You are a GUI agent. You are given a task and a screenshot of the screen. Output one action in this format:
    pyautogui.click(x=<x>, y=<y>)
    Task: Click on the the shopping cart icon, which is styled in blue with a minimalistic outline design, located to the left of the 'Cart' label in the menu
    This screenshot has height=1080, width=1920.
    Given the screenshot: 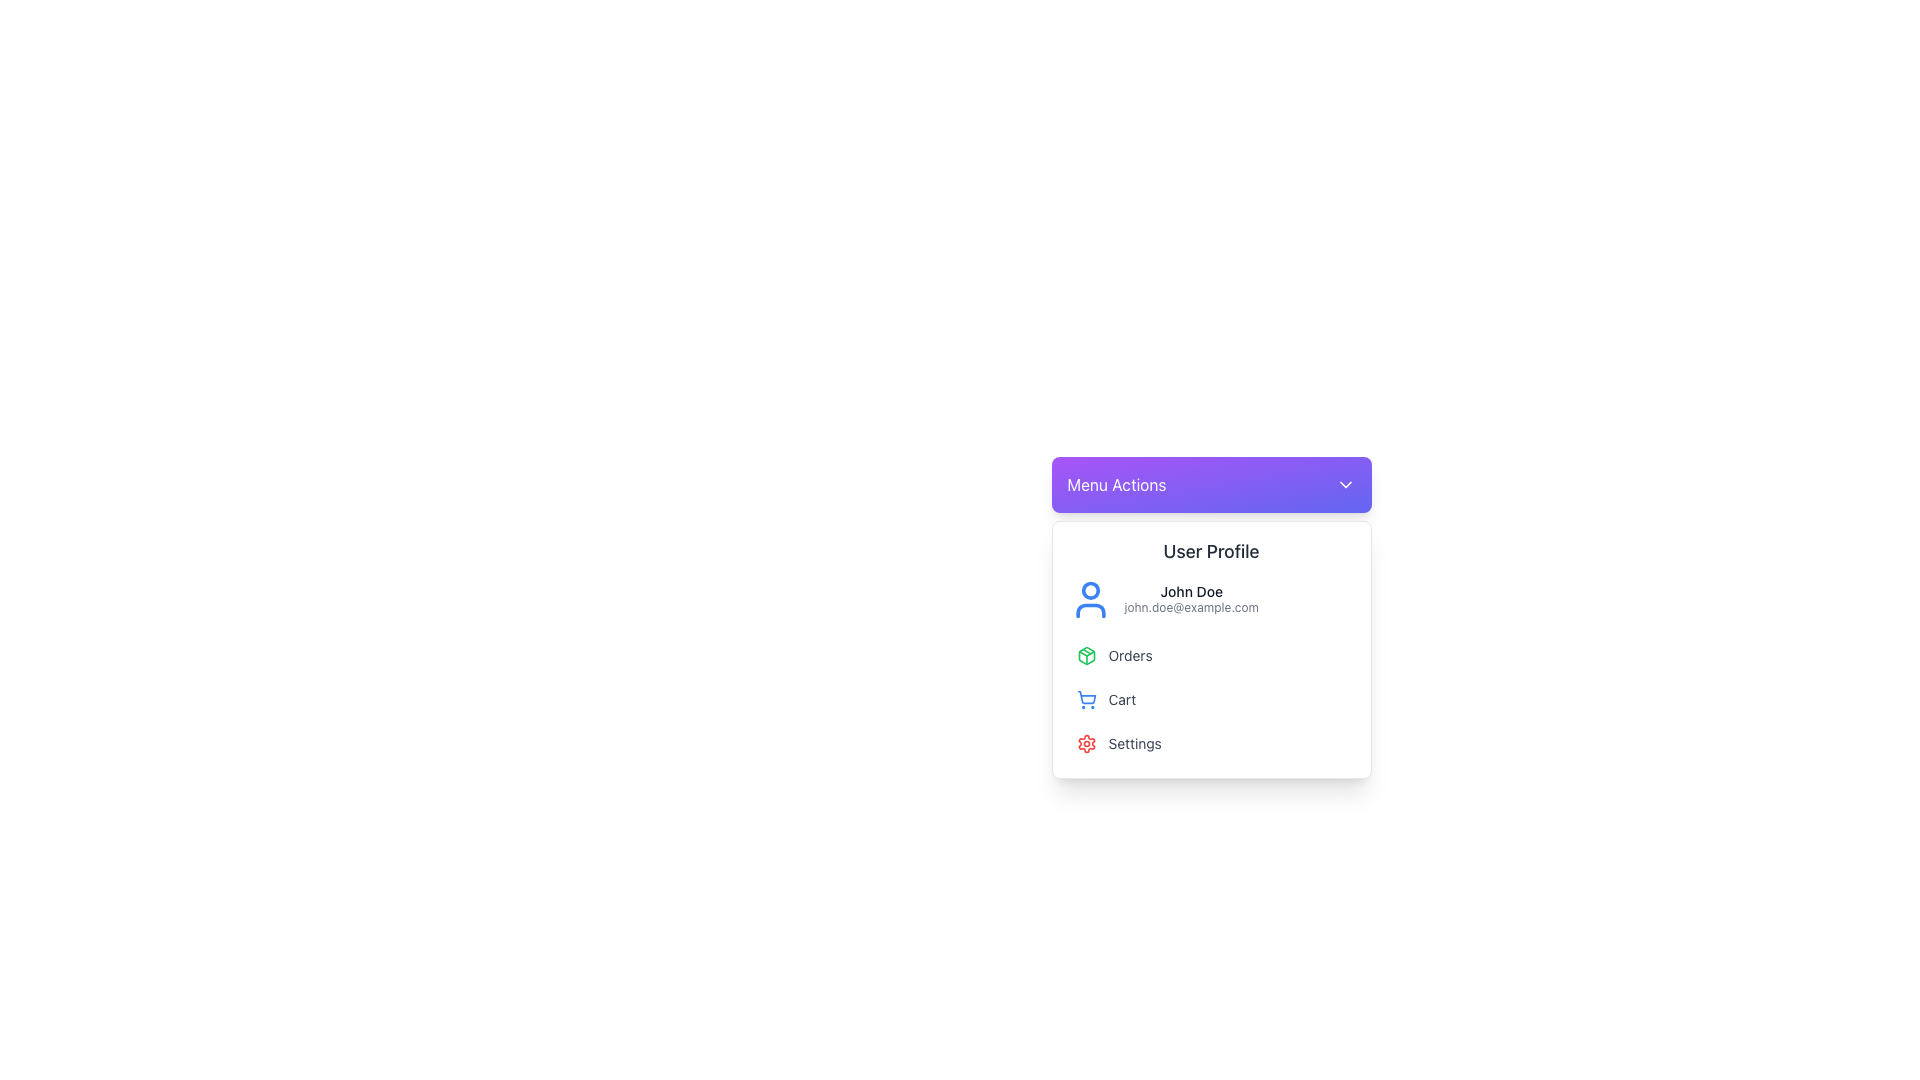 What is the action you would take?
    pyautogui.click(x=1085, y=698)
    